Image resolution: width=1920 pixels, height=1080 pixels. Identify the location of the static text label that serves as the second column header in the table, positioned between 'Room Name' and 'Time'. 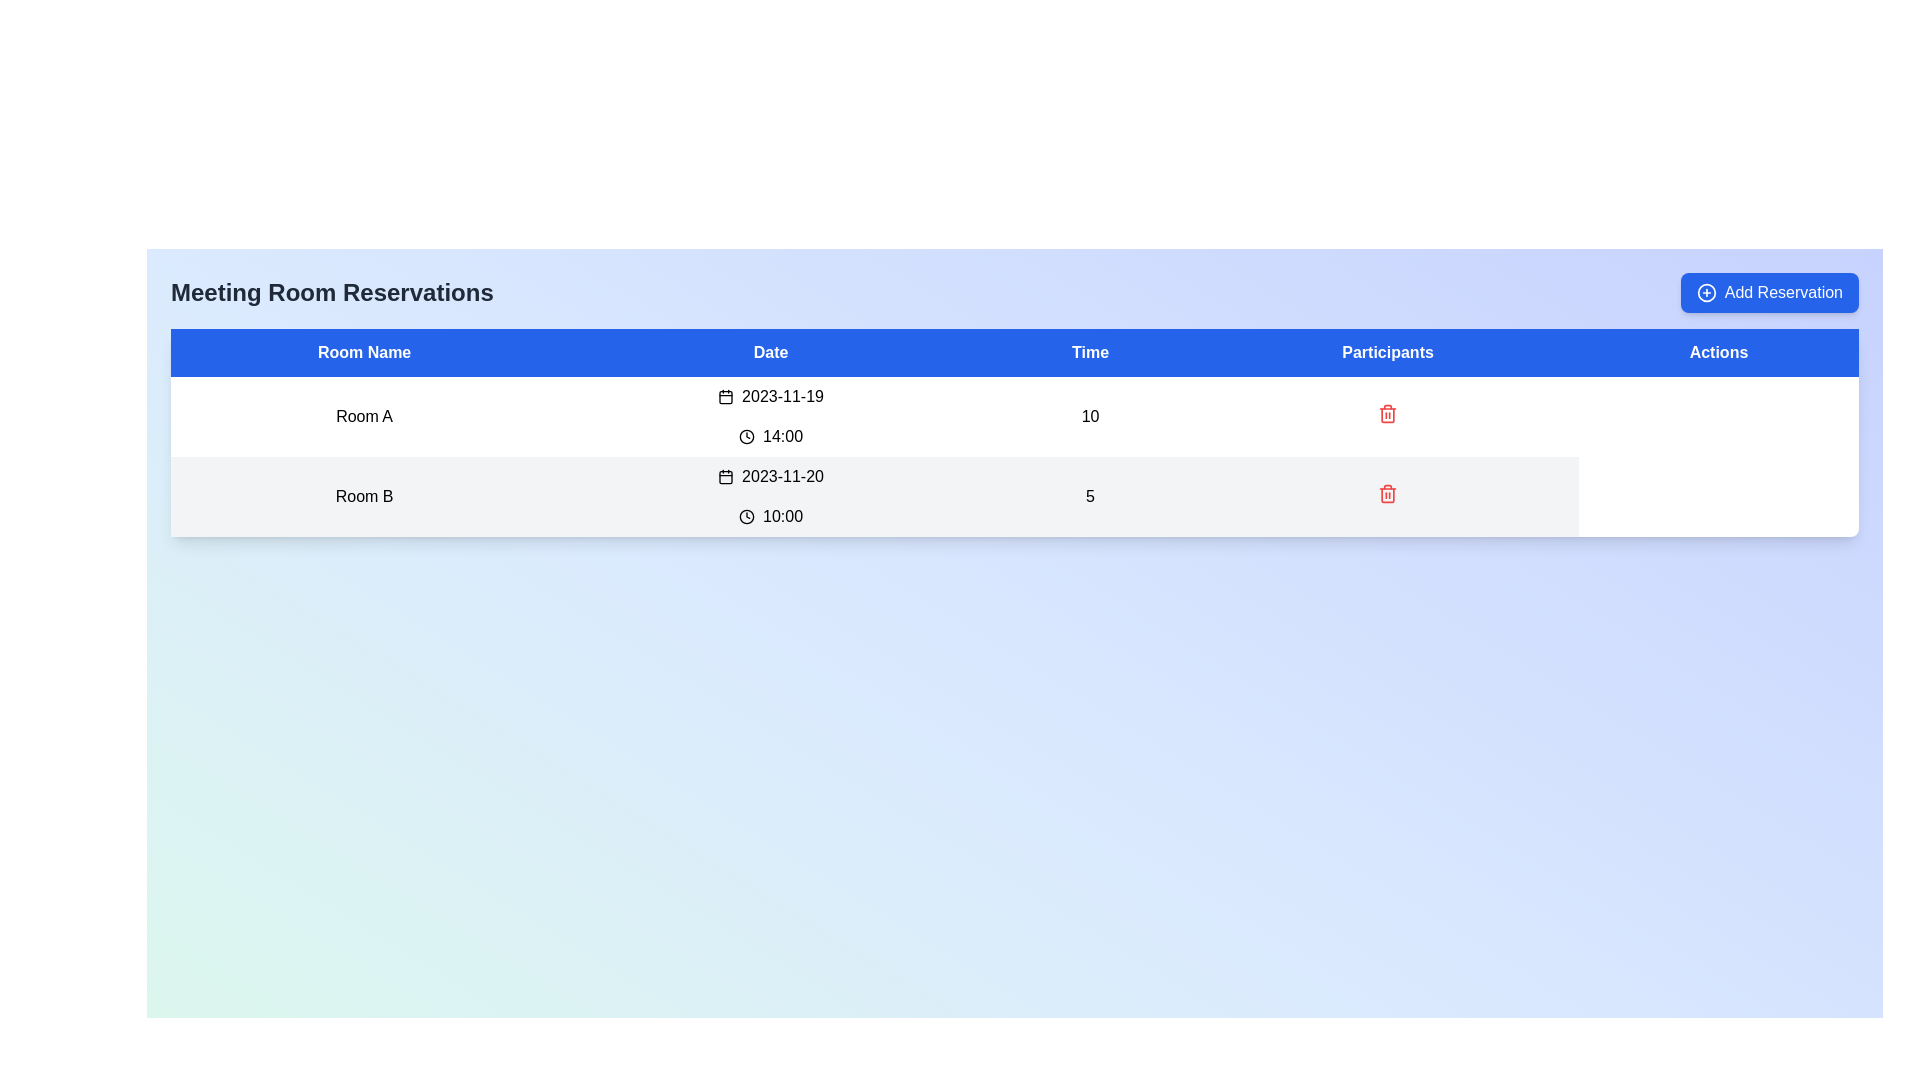
(770, 352).